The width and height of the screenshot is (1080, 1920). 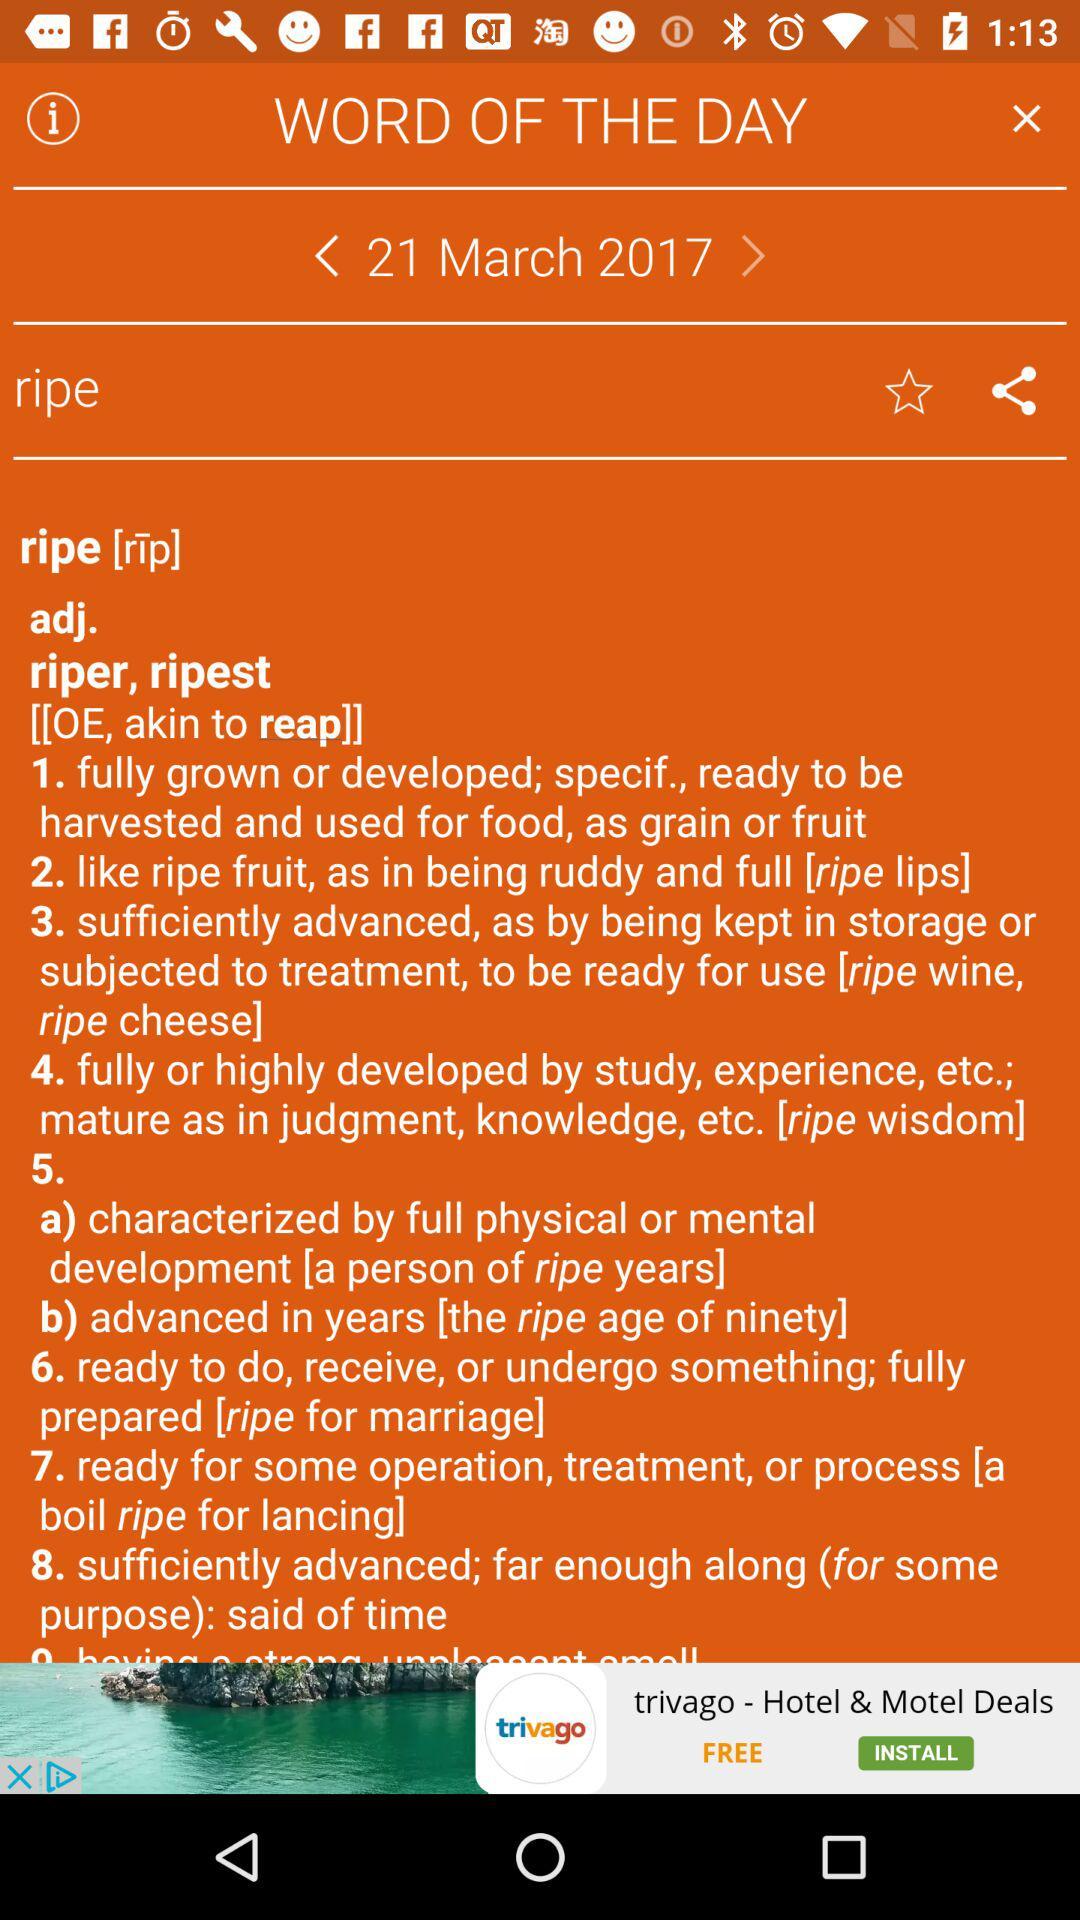 What do you see at coordinates (540, 1727) in the screenshot?
I see `advertisement` at bounding box center [540, 1727].